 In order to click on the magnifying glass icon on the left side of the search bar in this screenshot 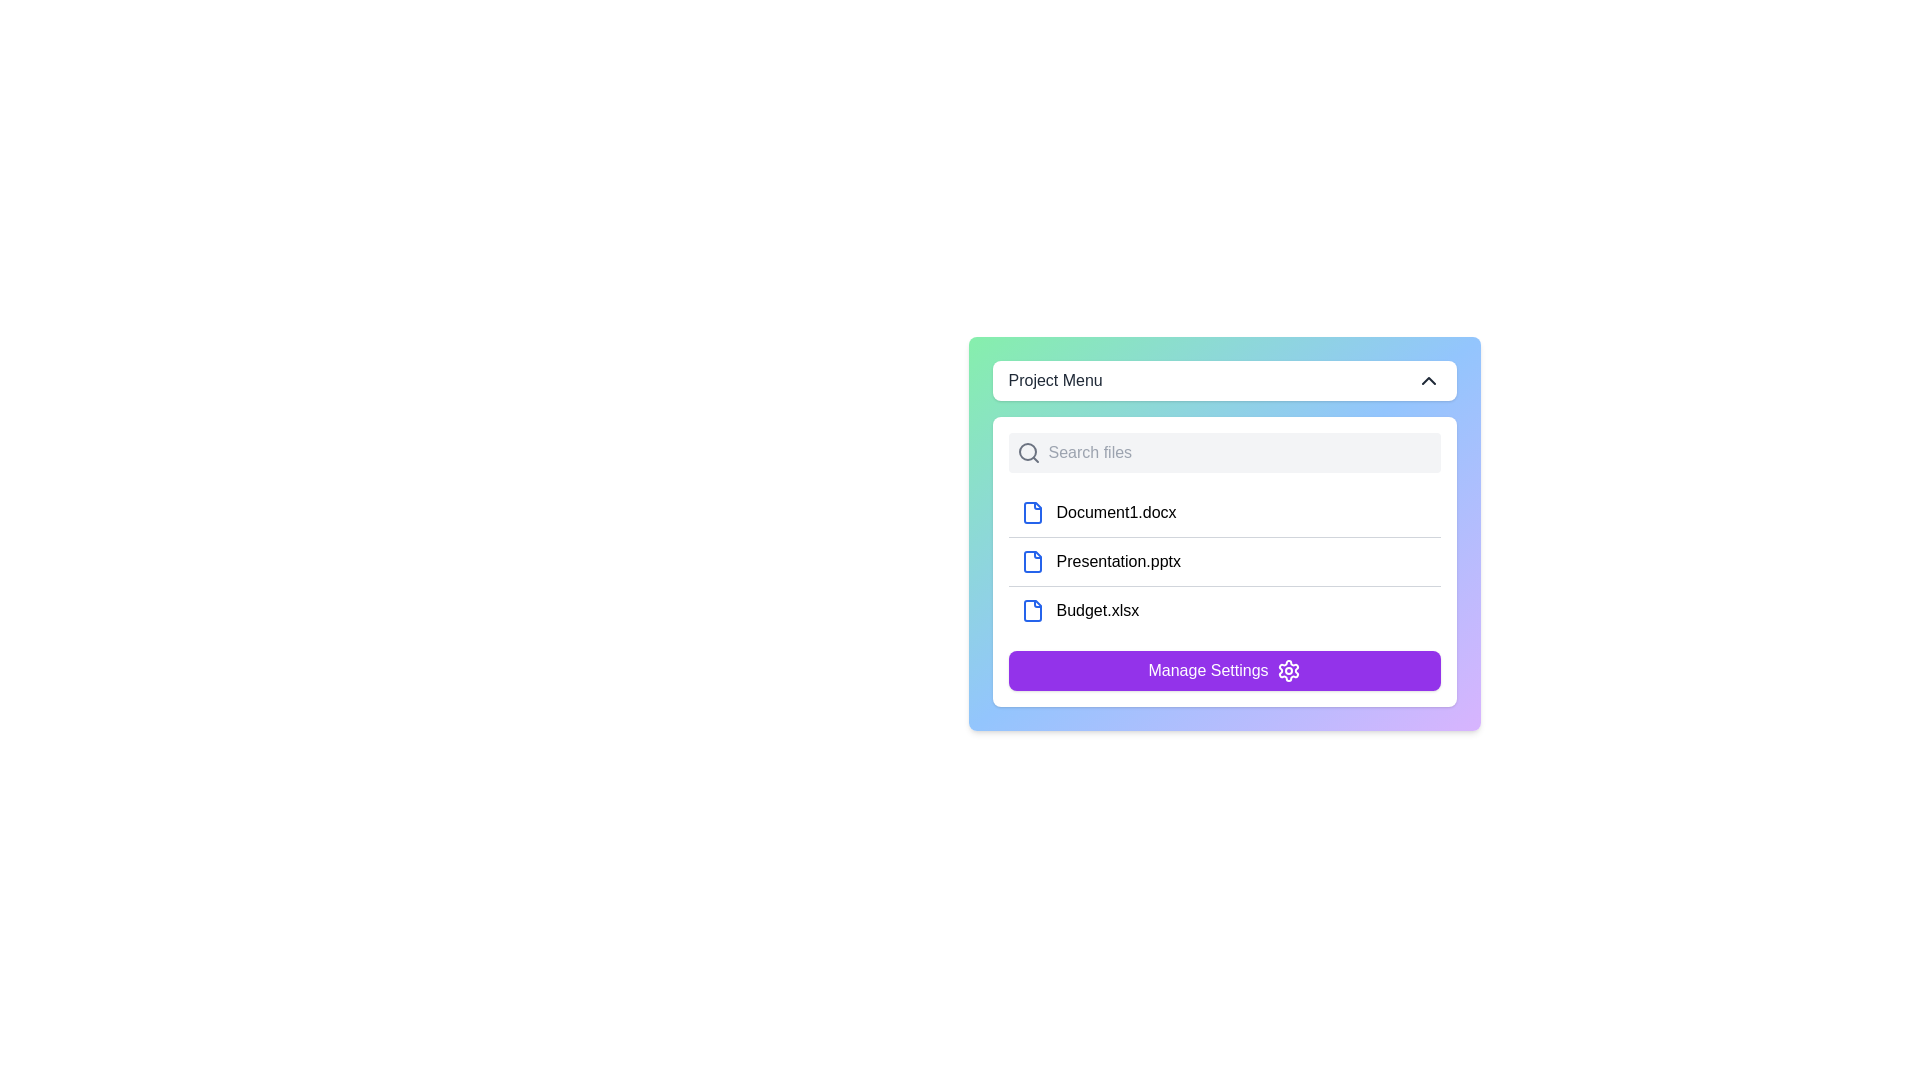, I will do `click(1028, 452)`.